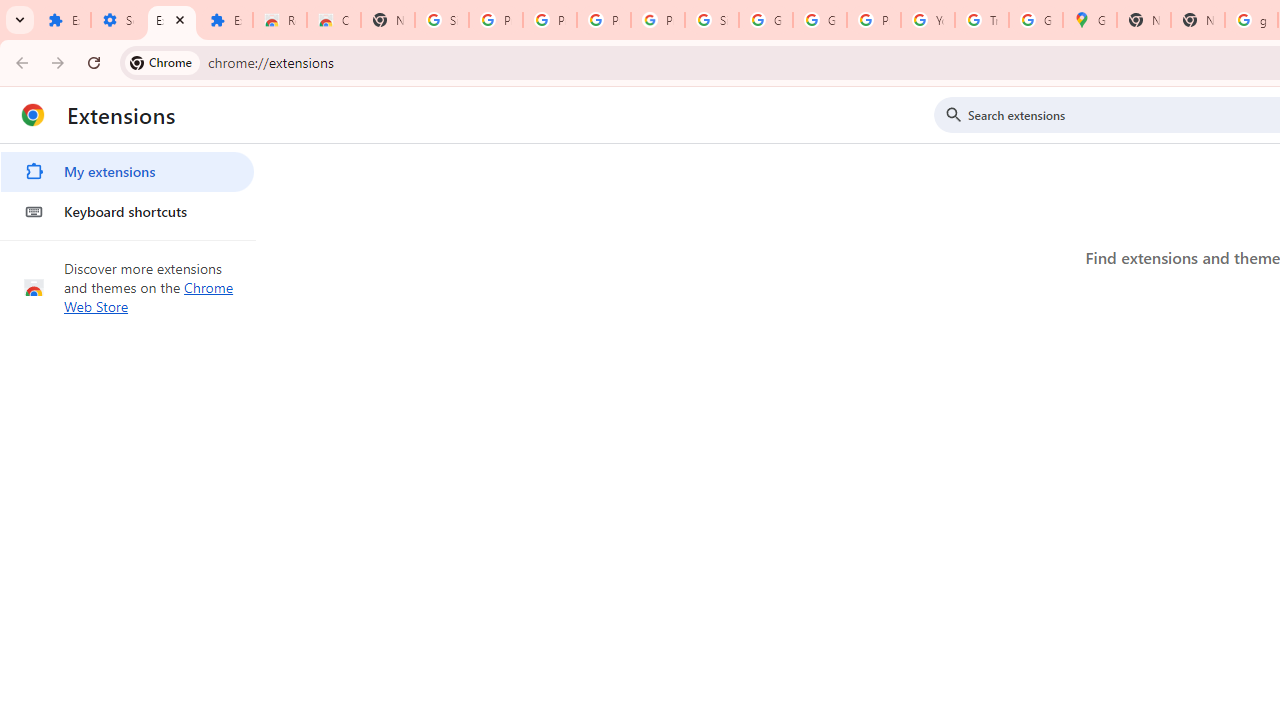 Image resolution: width=1280 pixels, height=720 pixels. I want to click on 'Chrome Web Store', so click(148, 297).